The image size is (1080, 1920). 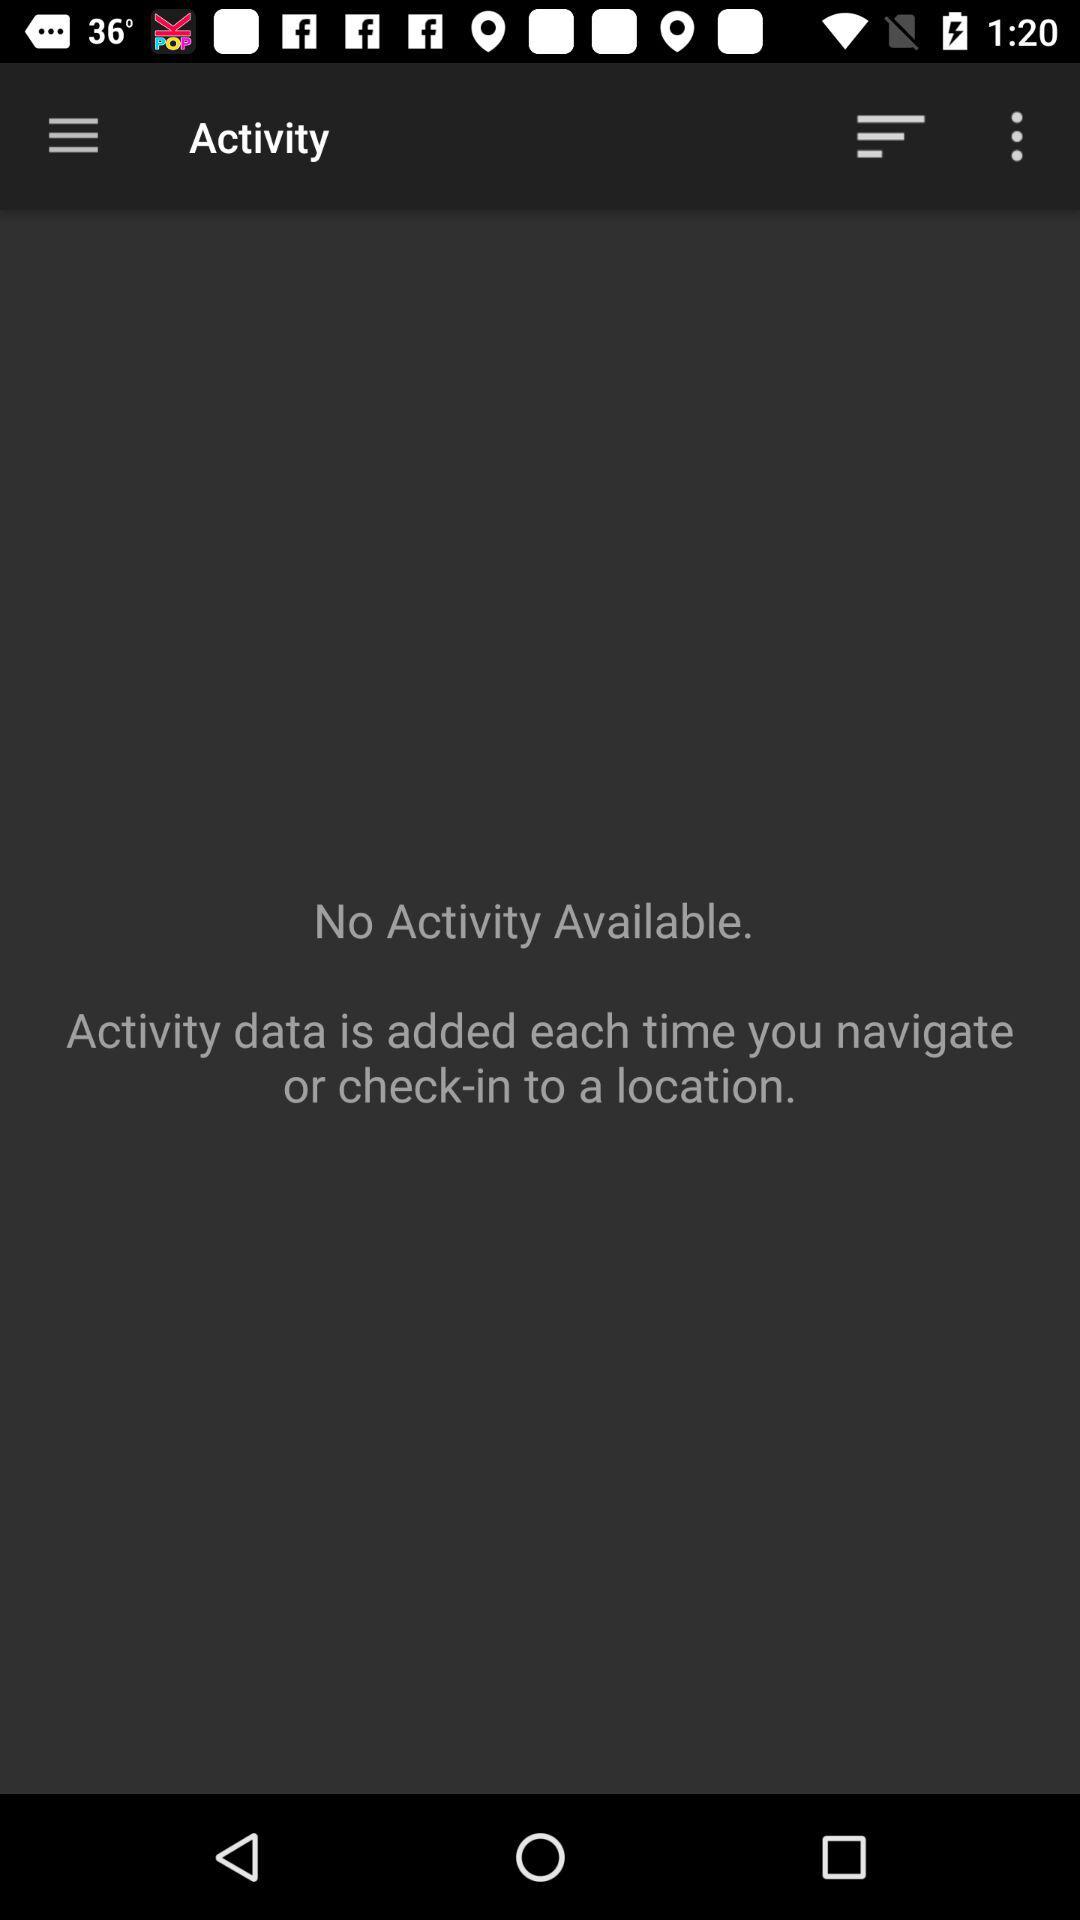 What do you see at coordinates (890, 135) in the screenshot?
I see `the icon above the no activity available icon` at bounding box center [890, 135].